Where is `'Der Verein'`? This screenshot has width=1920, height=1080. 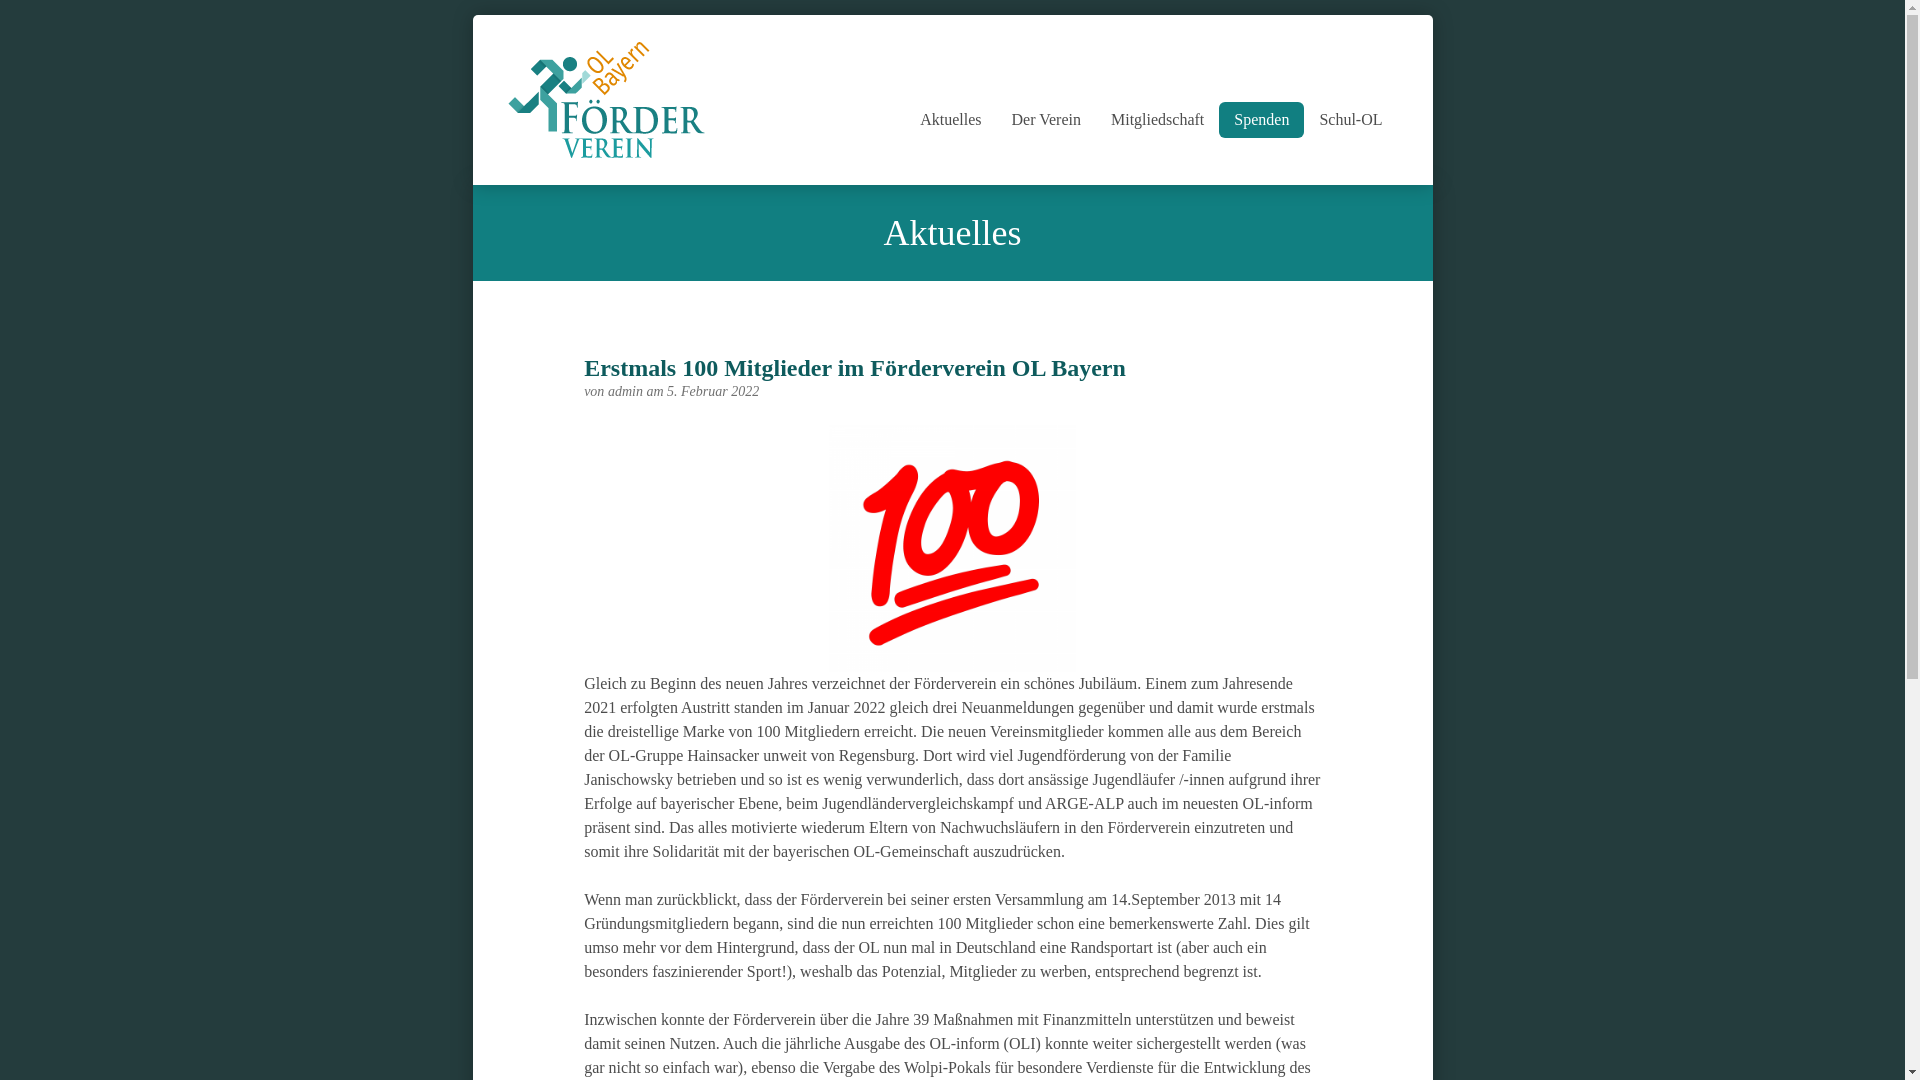
'Der Verein' is located at coordinates (1045, 119).